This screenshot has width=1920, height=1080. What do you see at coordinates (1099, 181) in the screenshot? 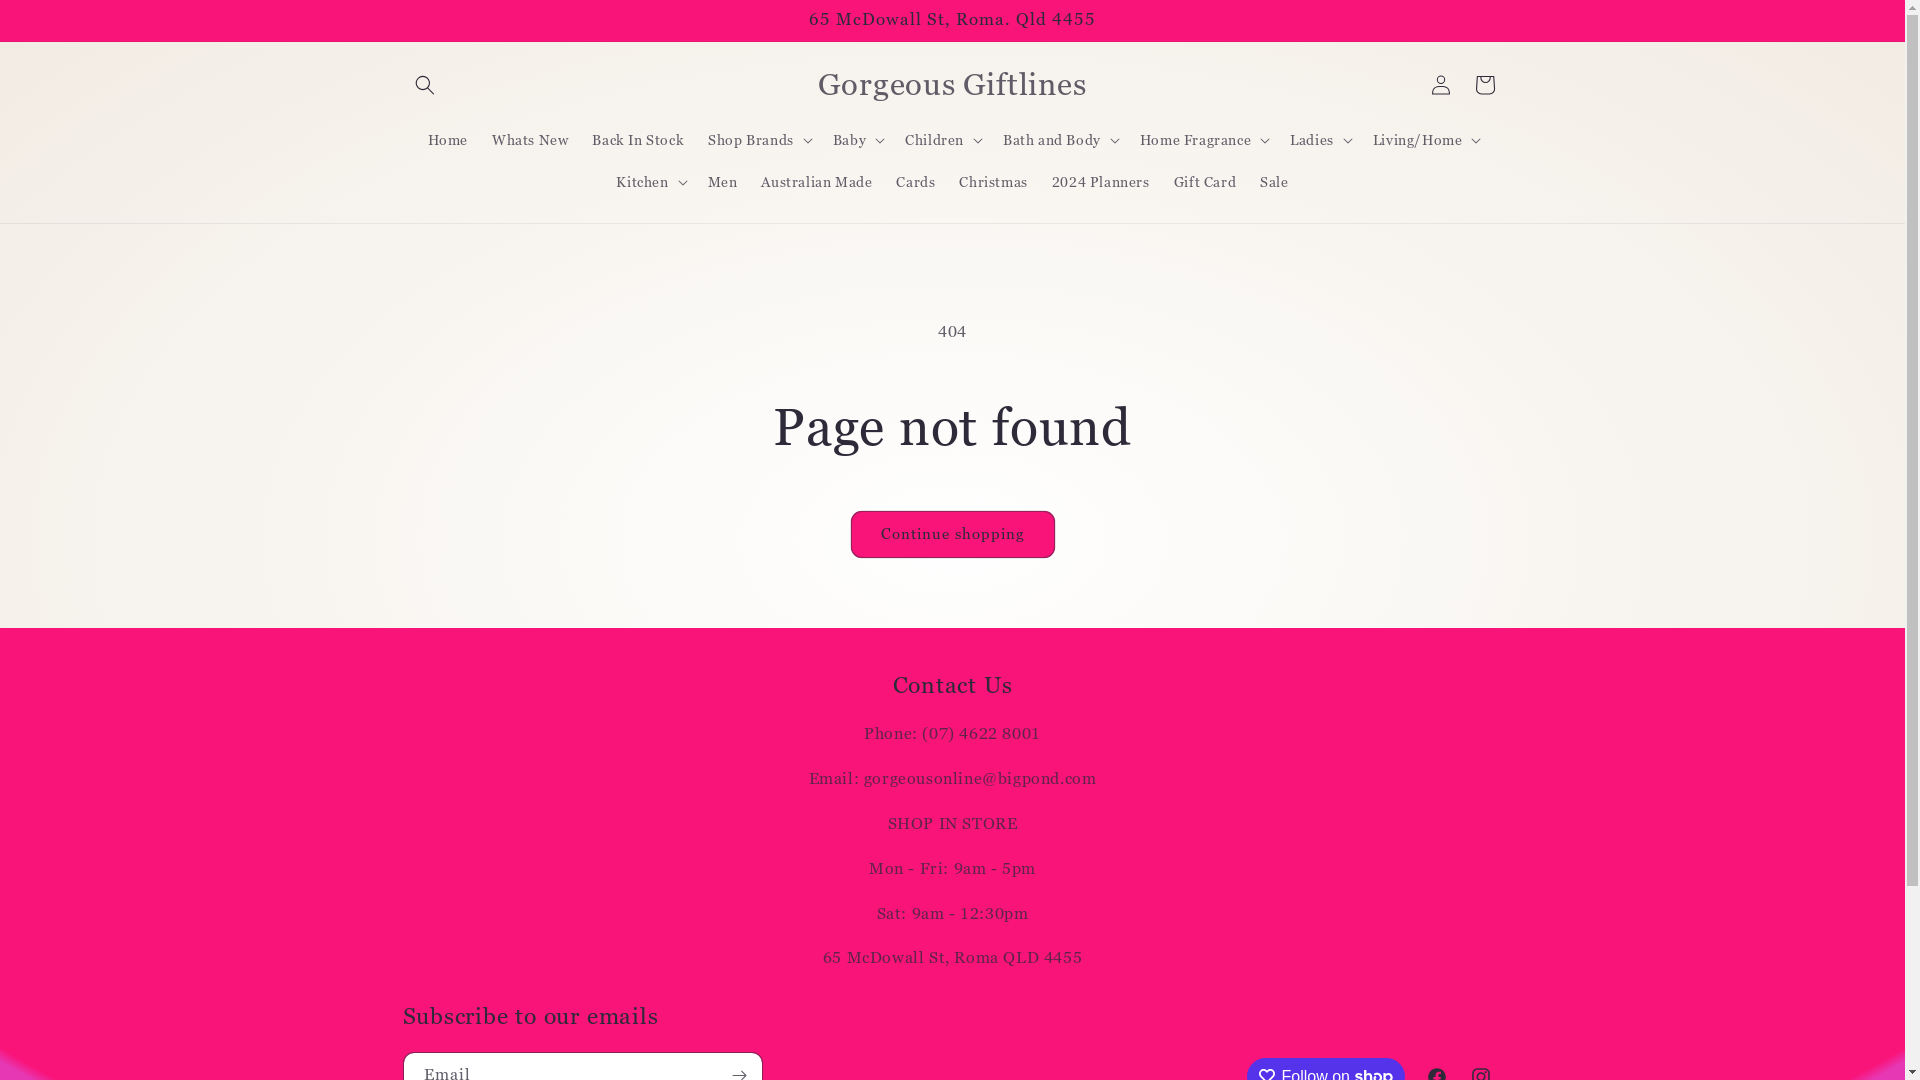
I see `'2024 Planners'` at bounding box center [1099, 181].